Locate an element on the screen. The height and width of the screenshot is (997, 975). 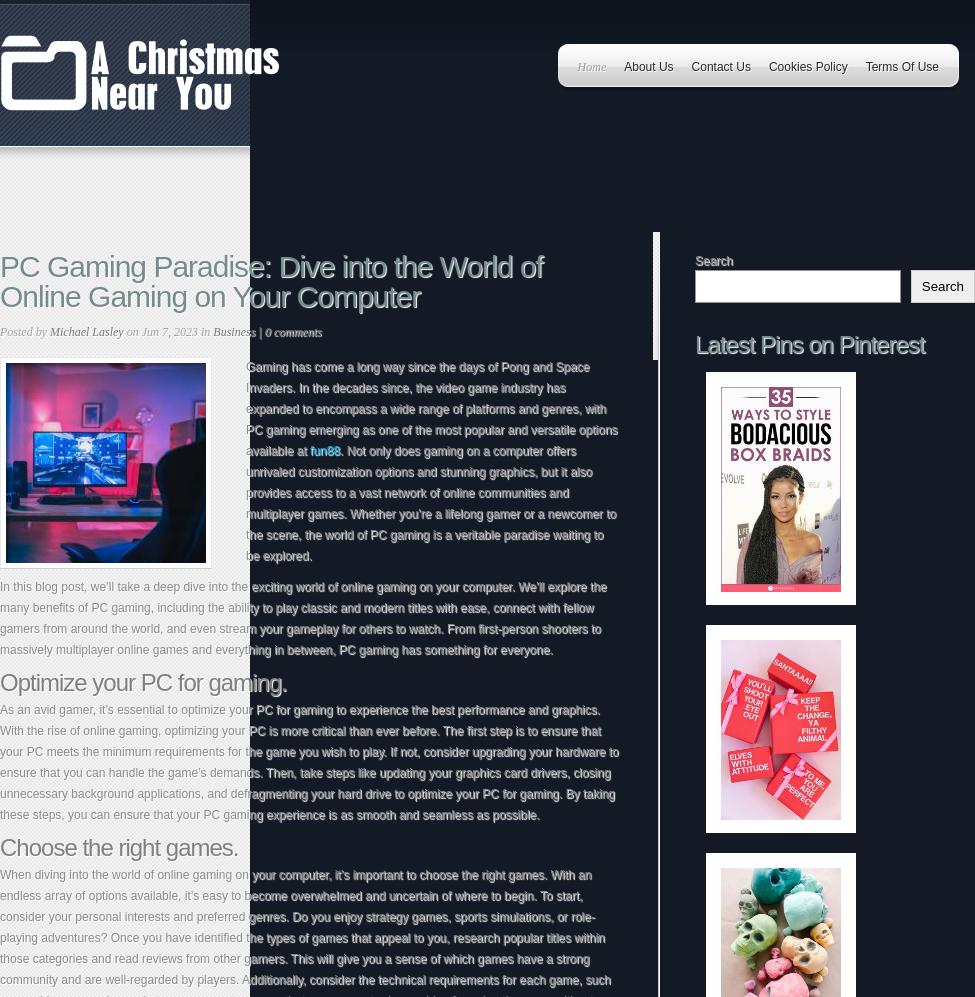
'on Jun 7, 2023 in' is located at coordinates (166, 331).